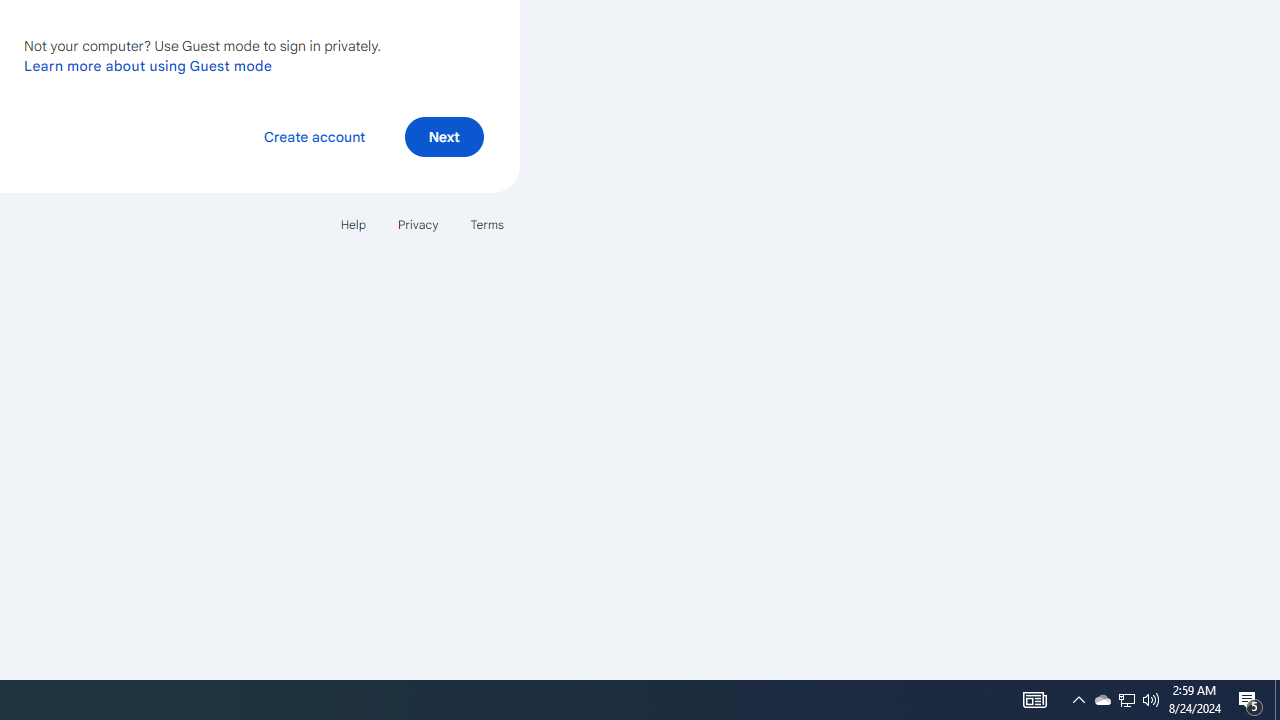 This screenshot has width=1280, height=720. What do you see at coordinates (313, 135) in the screenshot?
I see `'Create account'` at bounding box center [313, 135].